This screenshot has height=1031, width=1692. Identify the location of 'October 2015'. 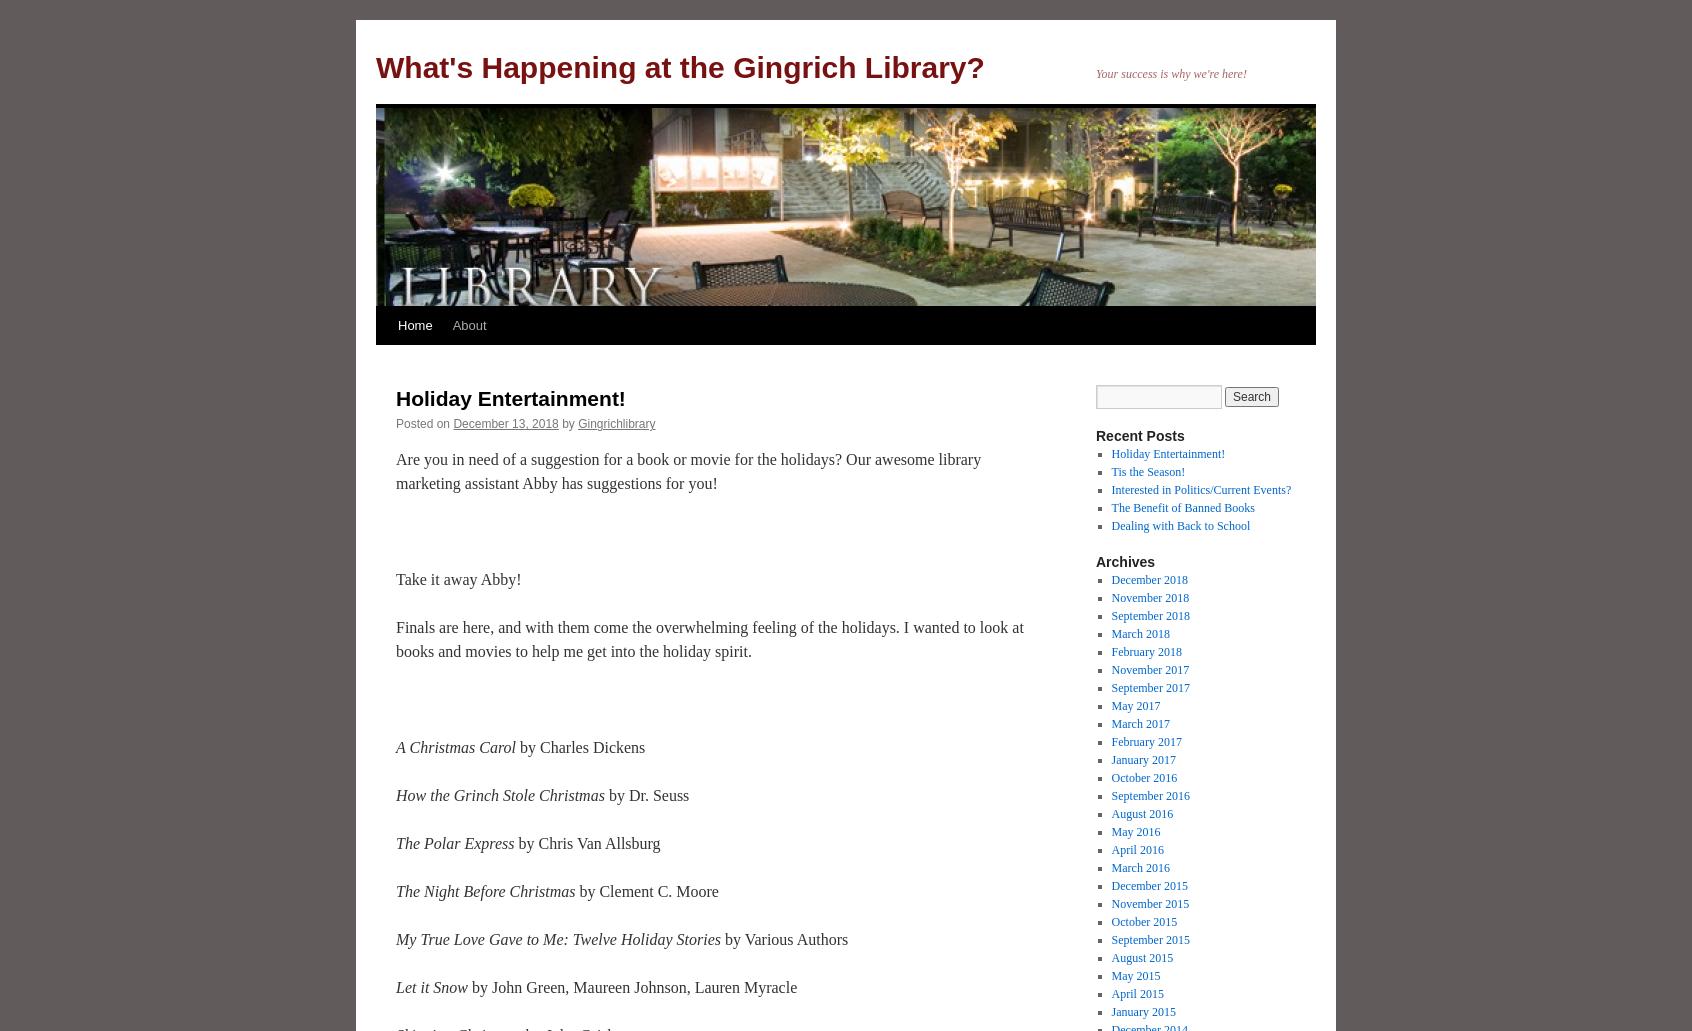
(1142, 922).